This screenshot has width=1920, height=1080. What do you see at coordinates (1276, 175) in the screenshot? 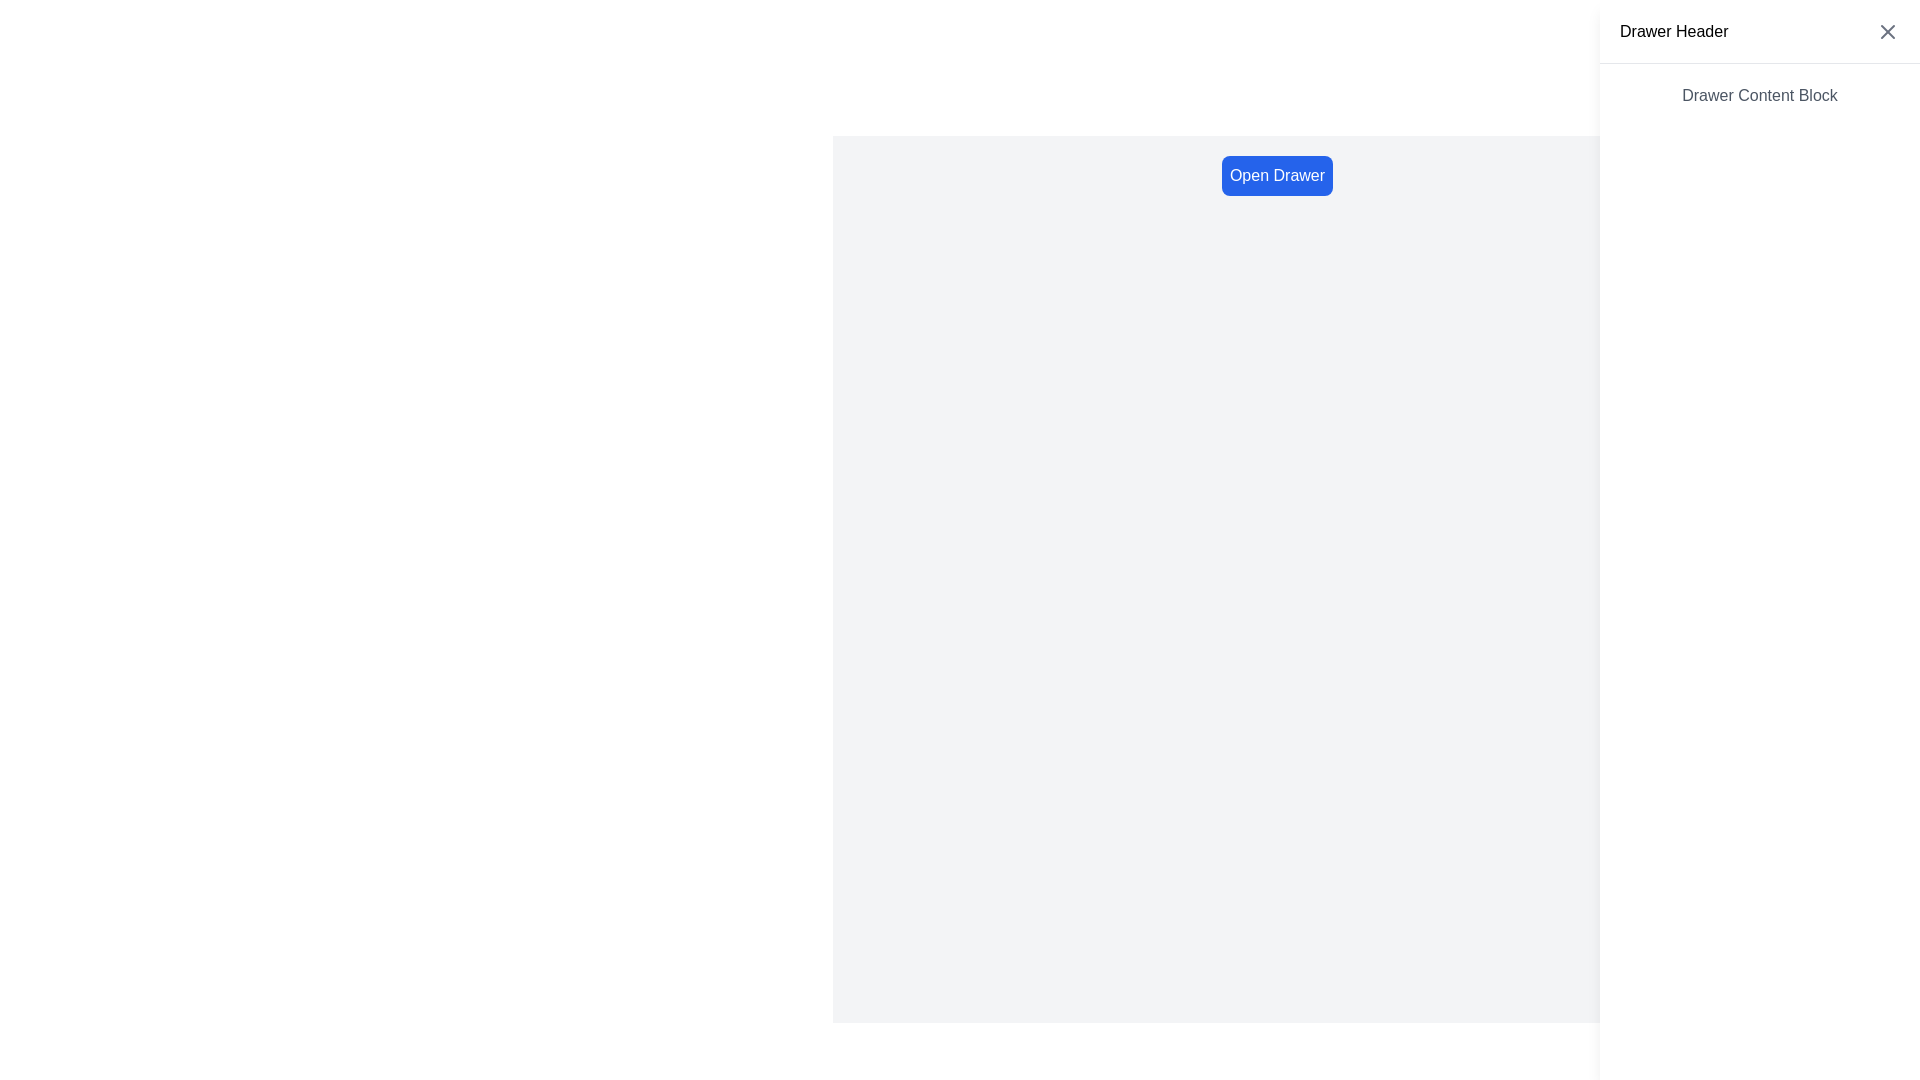
I see `the button with a blue background and white text reading 'Open Drawer' to observe the styling change when the background darkens` at bounding box center [1276, 175].